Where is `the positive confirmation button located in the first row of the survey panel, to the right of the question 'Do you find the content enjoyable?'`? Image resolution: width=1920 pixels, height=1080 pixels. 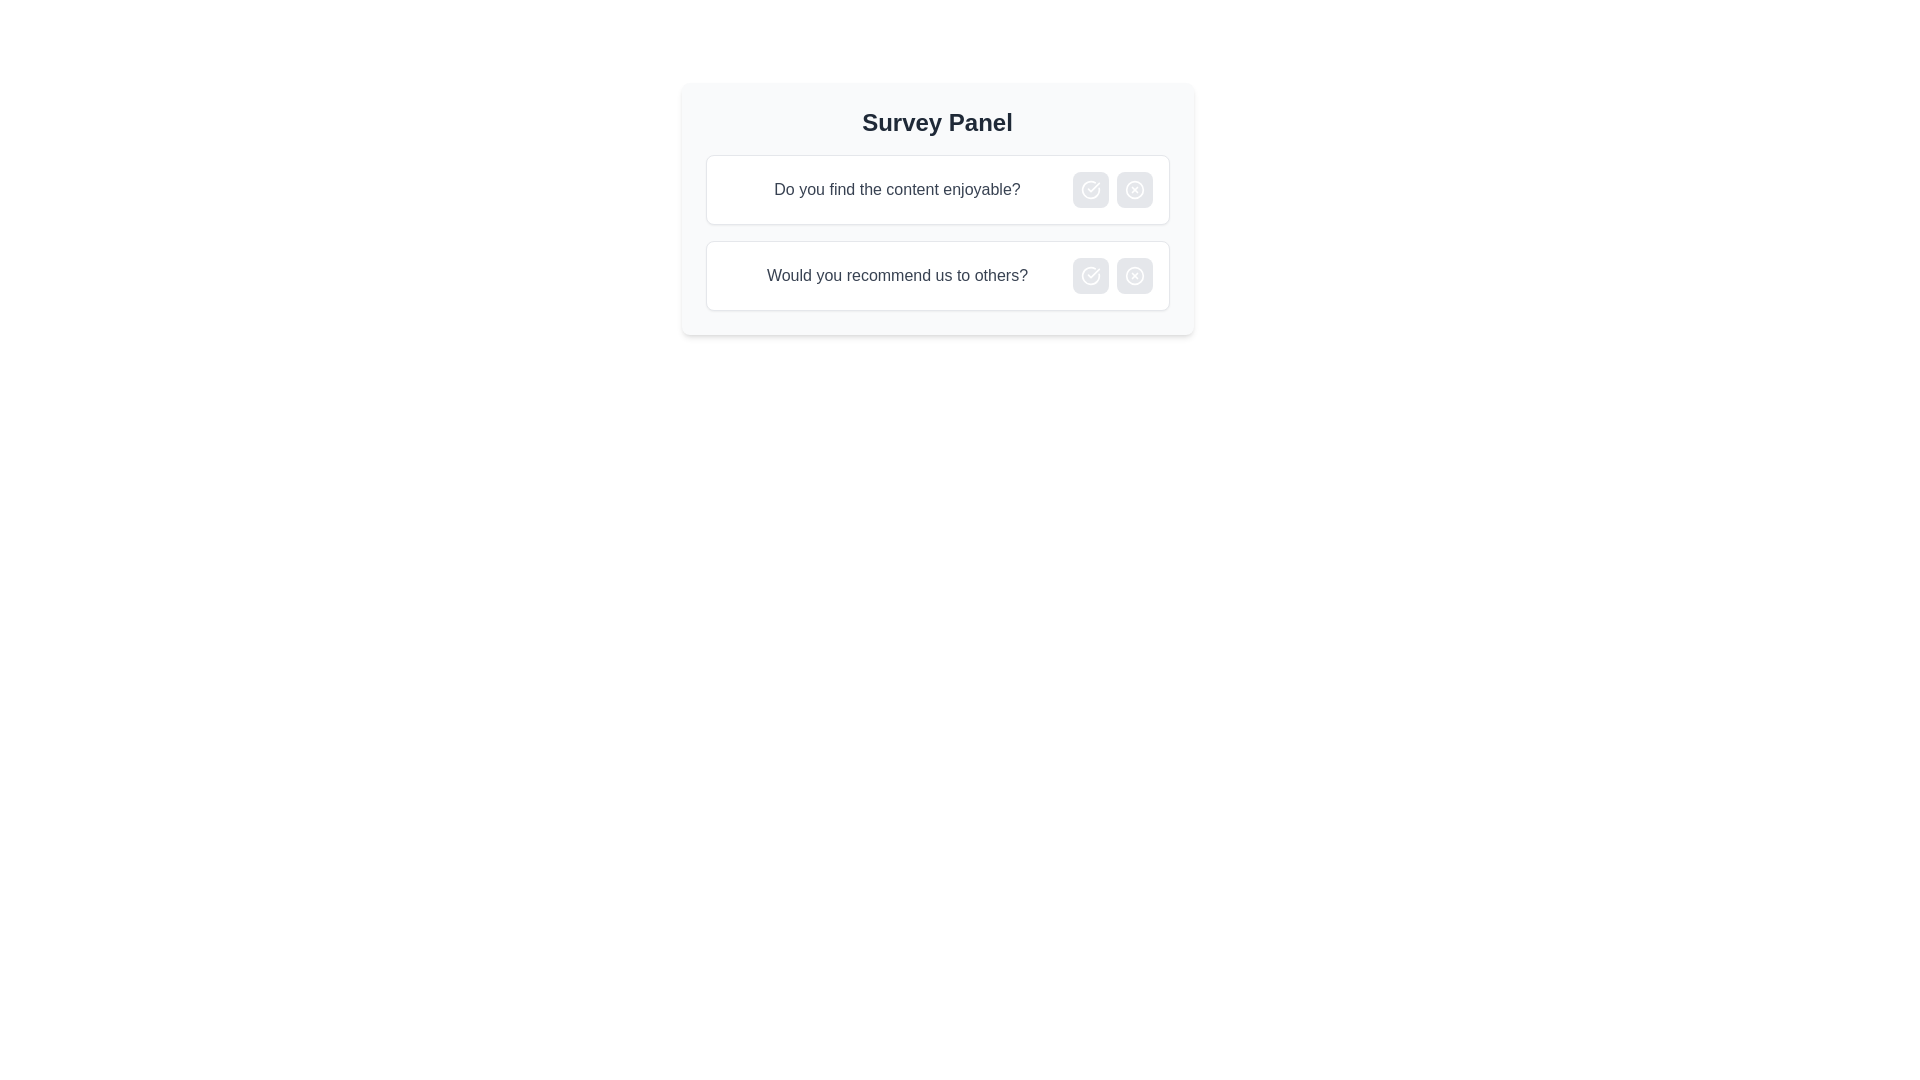
the positive confirmation button located in the first row of the survey panel, to the right of the question 'Do you find the content enjoyable?' is located at coordinates (1089, 189).